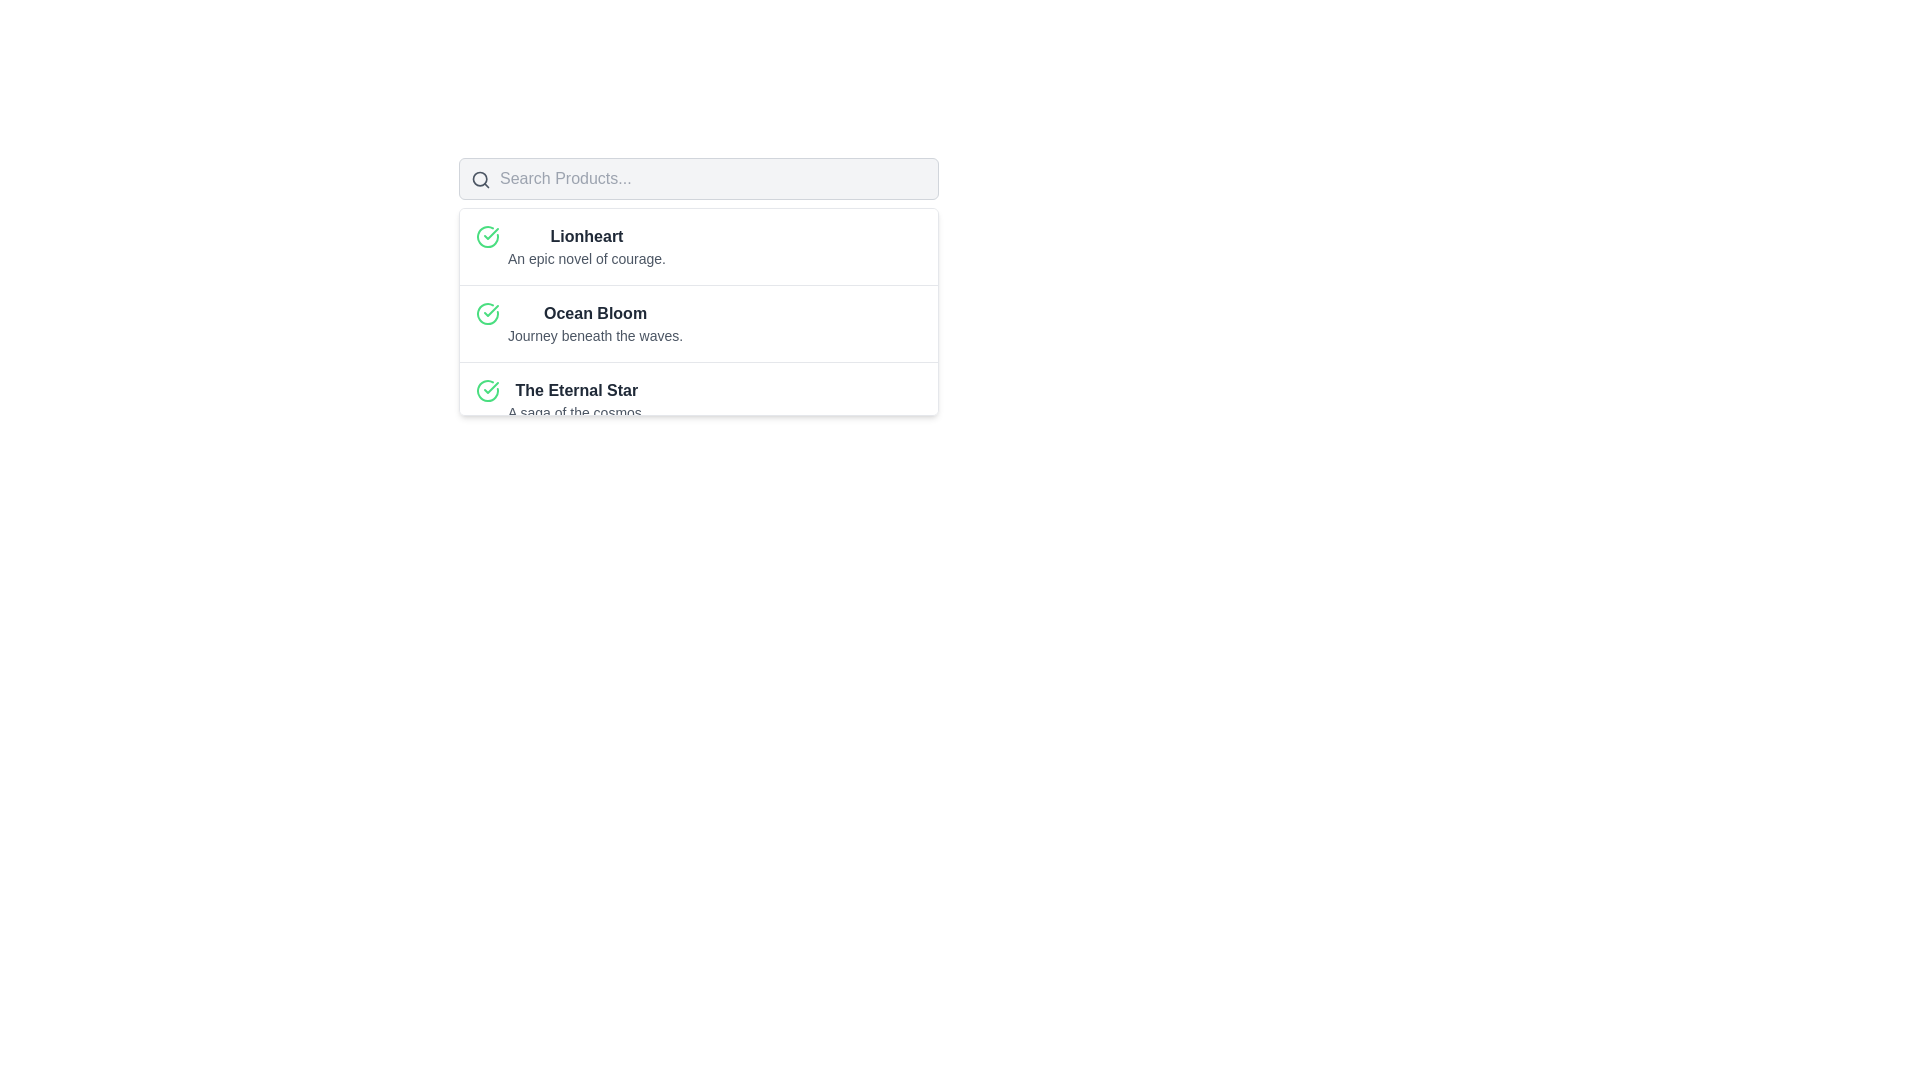 The width and height of the screenshot is (1920, 1080). Describe the element at coordinates (594, 334) in the screenshot. I see `the static text label that reads 'Journey beneath the waves.' which is styled in gray and positioned below the title 'Ocean Bloom'` at that location.